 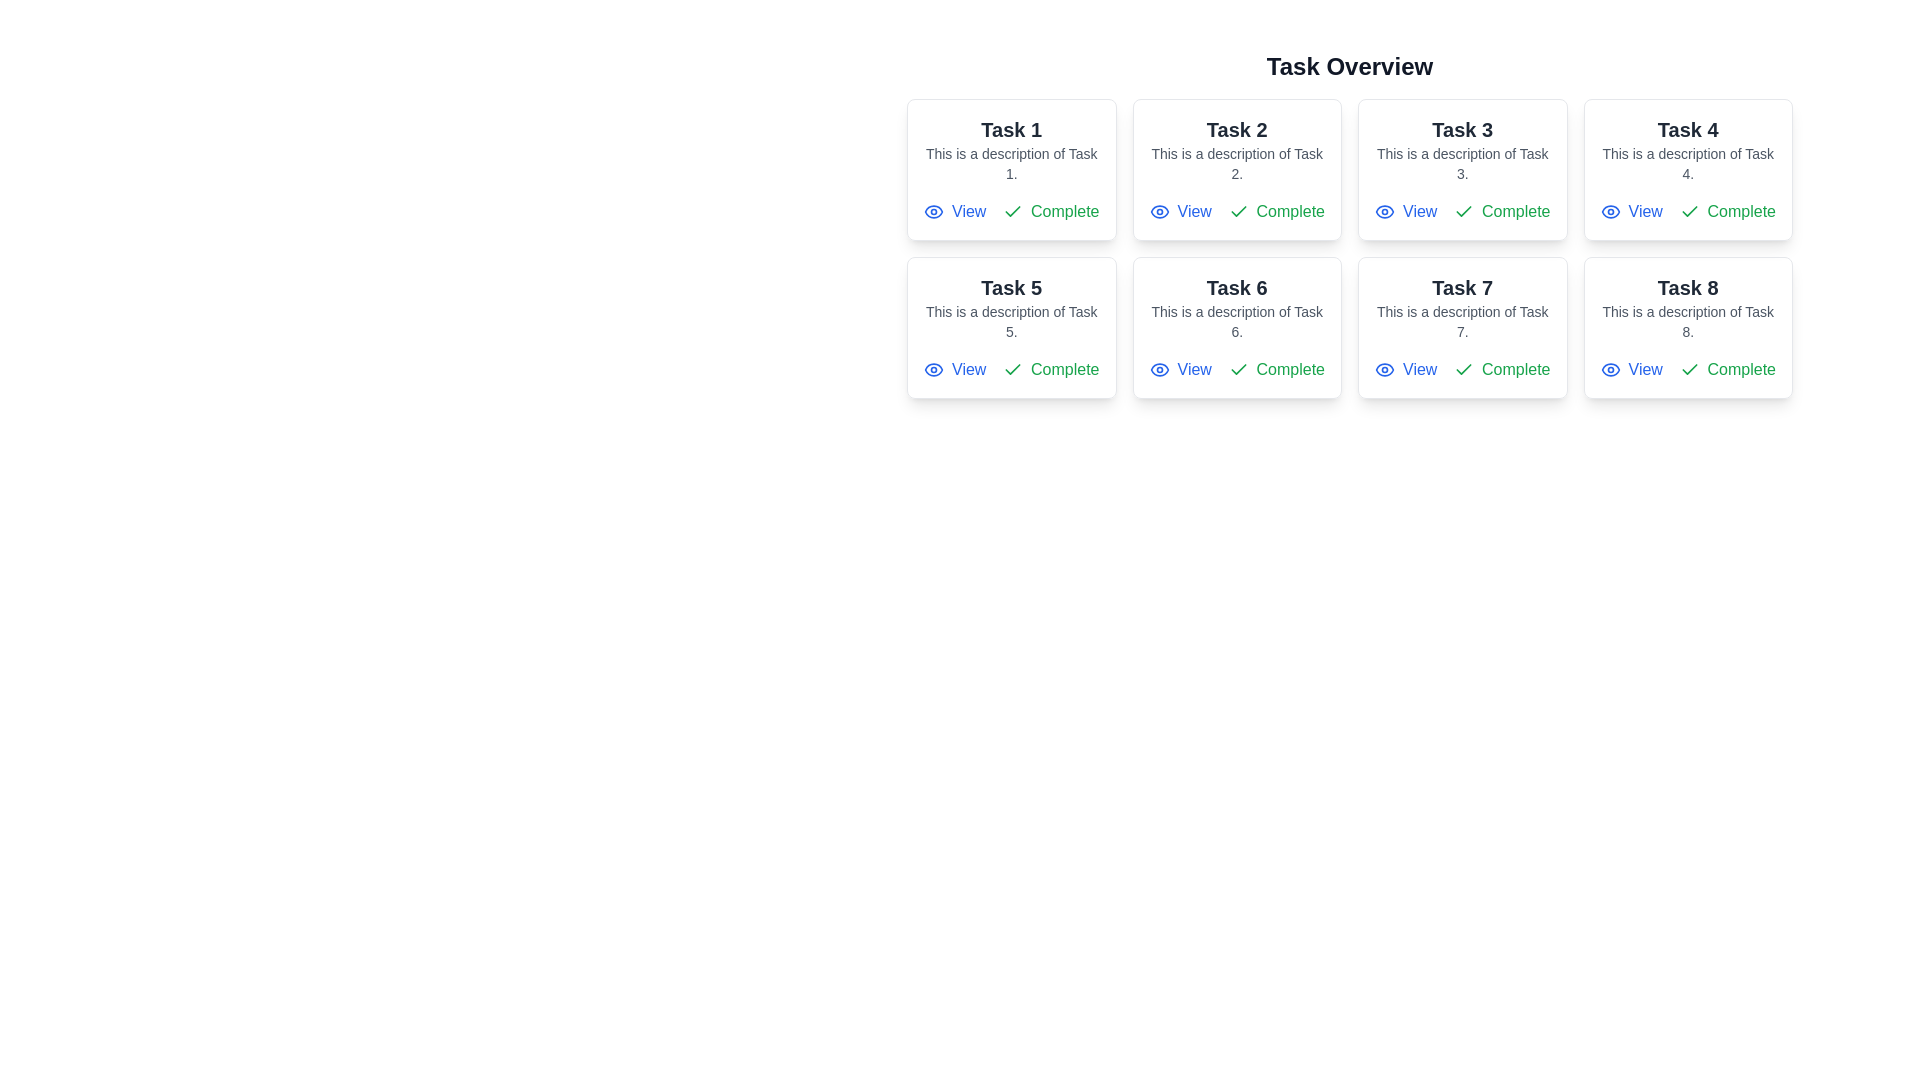 I want to click on the completion status icon for 'Task 5' located in the 'Complete' section of the second row in a 2x4 task card grid layout, so click(x=1012, y=369).